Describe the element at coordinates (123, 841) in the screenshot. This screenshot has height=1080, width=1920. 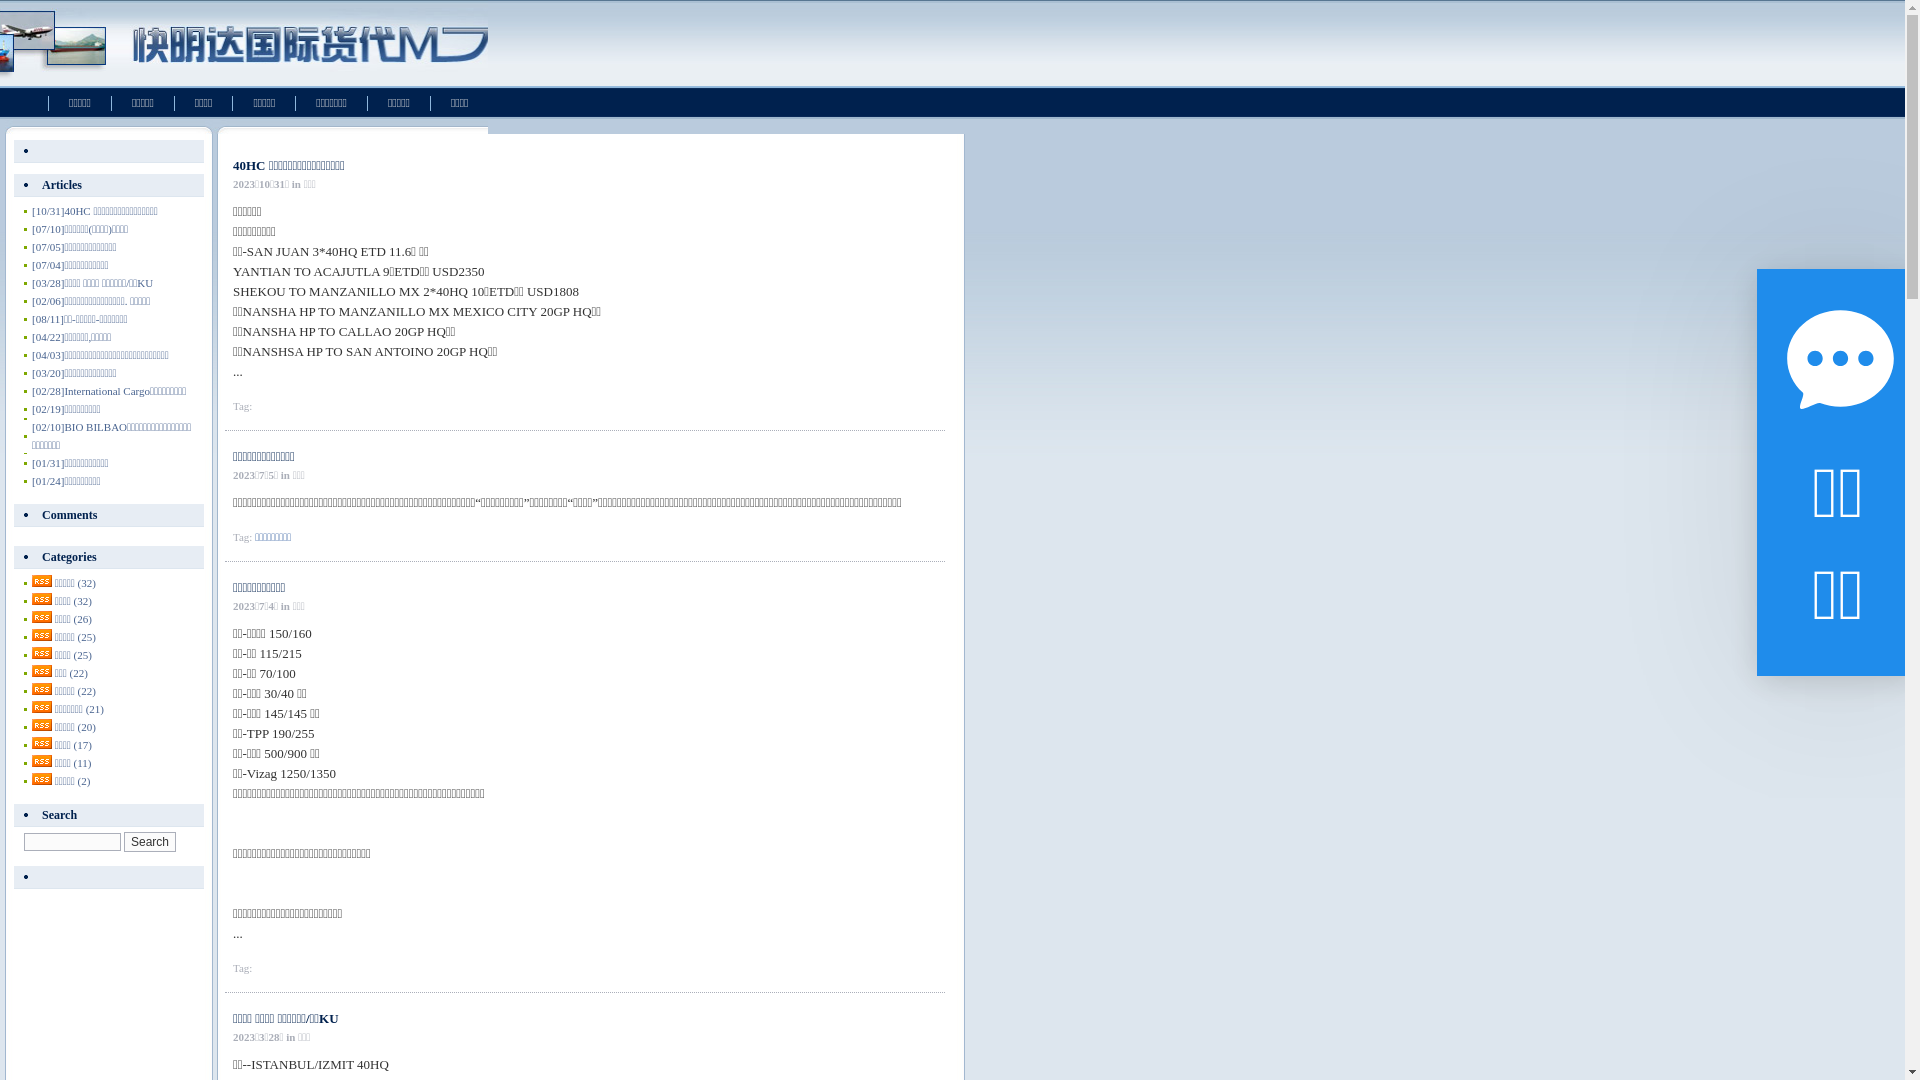
I see `'Search'` at that location.